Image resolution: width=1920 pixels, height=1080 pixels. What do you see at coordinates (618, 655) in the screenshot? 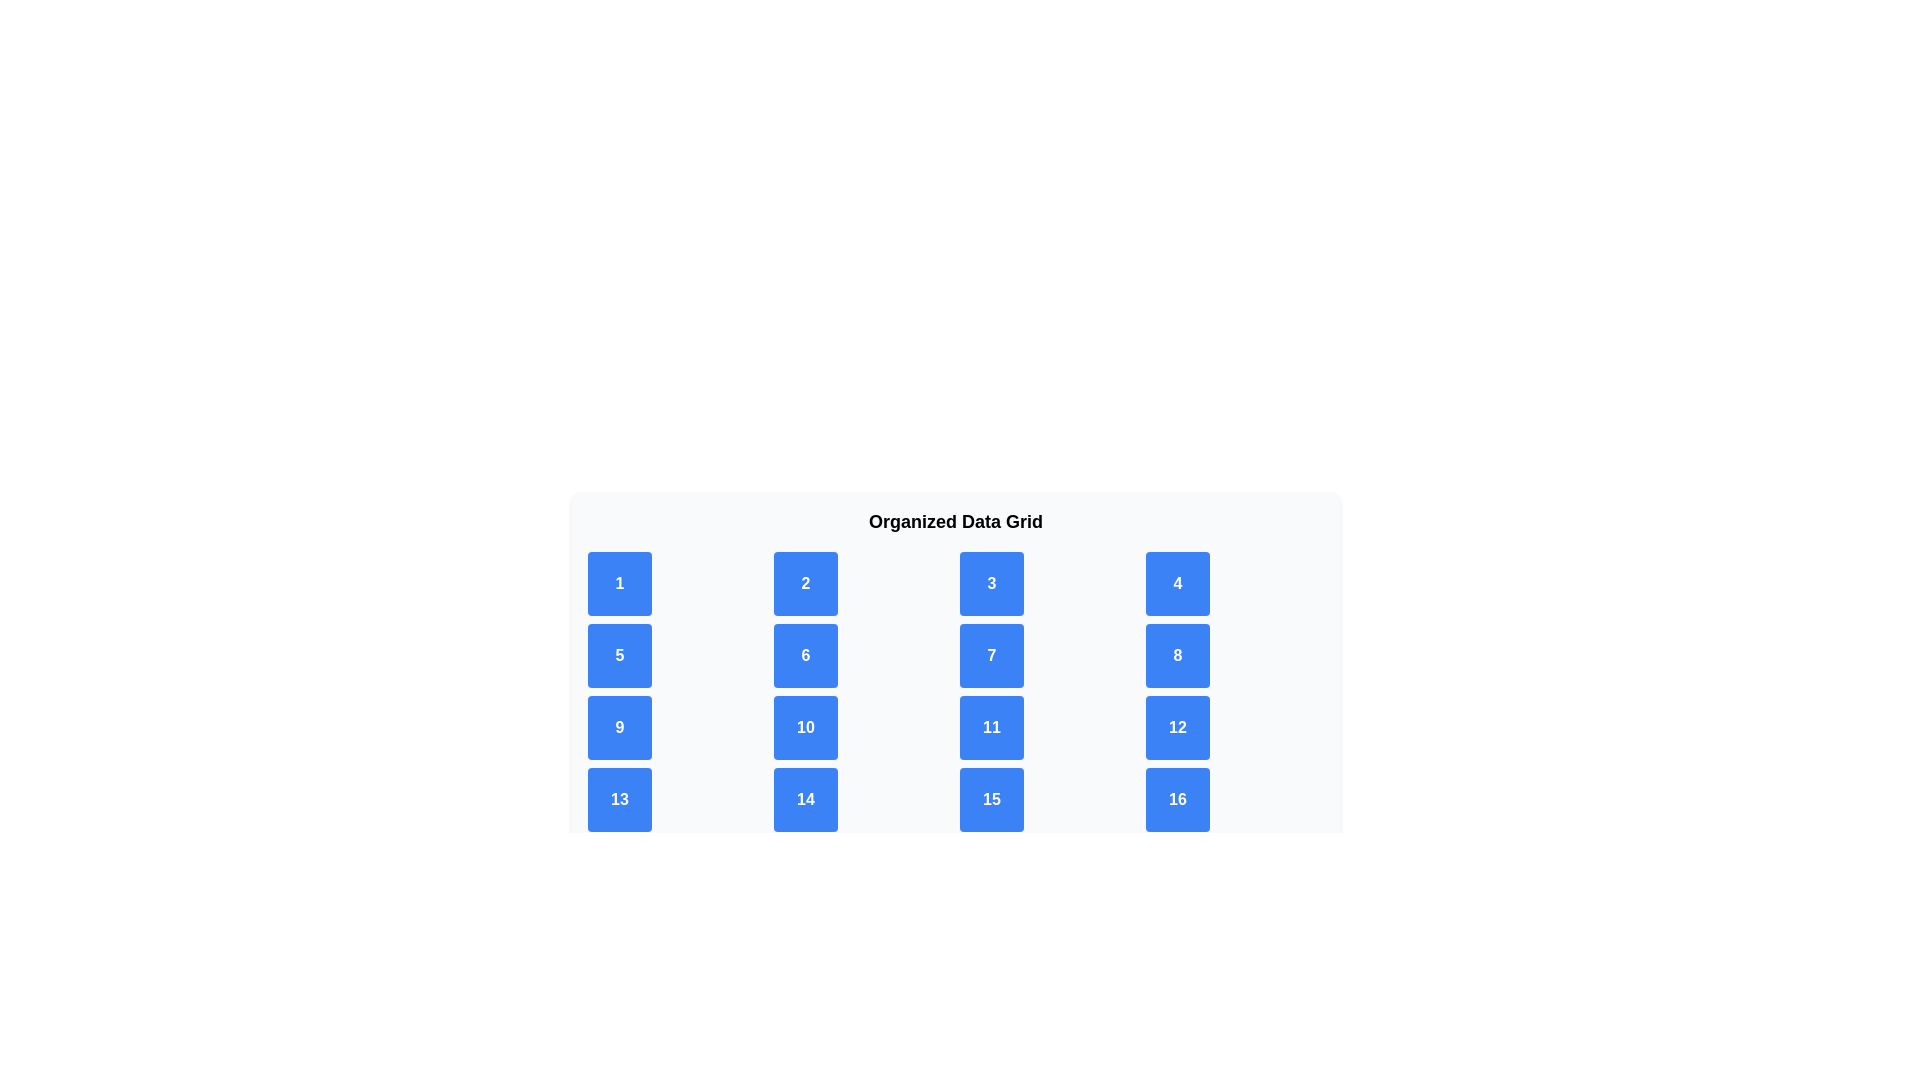
I see `the square button with a blue background and white text displaying the number '5', which is located in the second row and first column of a grid layout` at bounding box center [618, 655].